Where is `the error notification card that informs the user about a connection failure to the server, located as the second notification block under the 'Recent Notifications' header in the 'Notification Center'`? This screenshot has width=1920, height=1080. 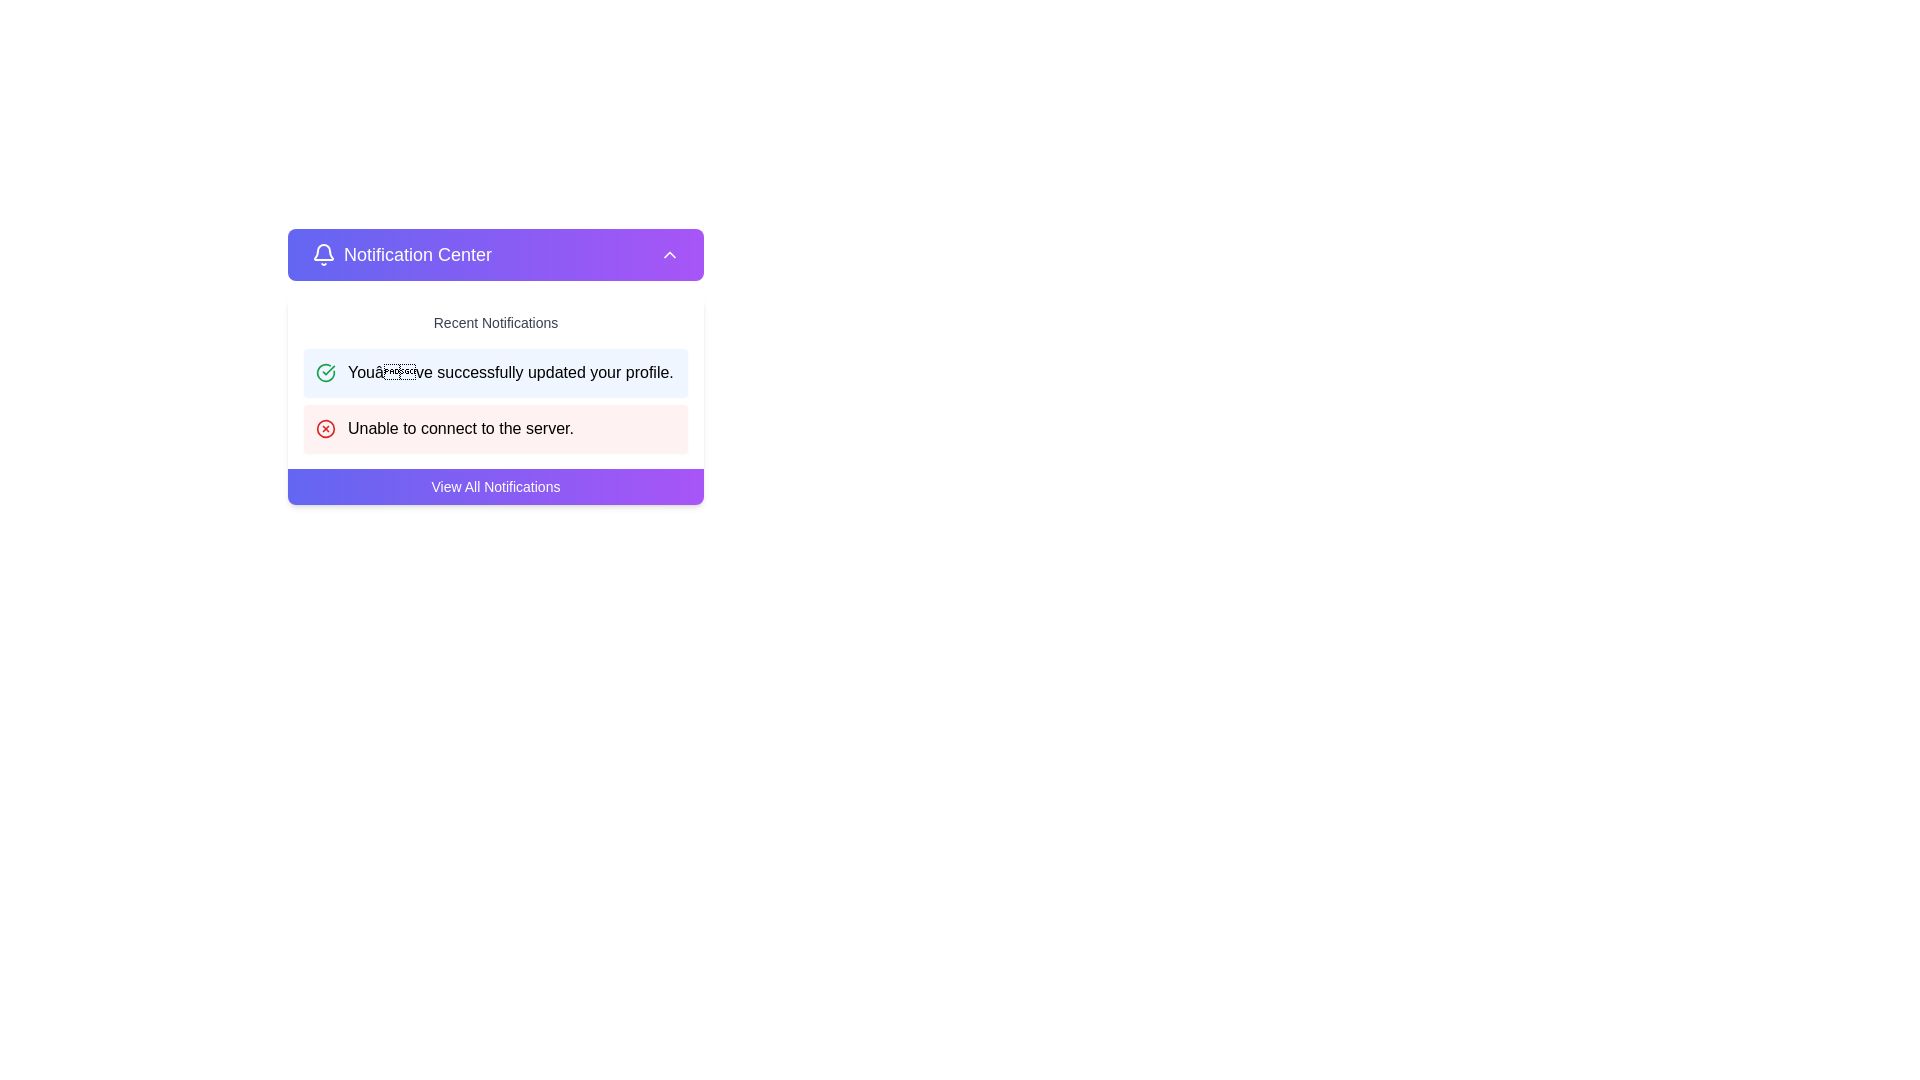
the error notification card that informs the user about a connection failure to the server, located as the second notification block under the 'Recent Notifications' header in the 'Notification Center' is located at coordinates (495, 427).